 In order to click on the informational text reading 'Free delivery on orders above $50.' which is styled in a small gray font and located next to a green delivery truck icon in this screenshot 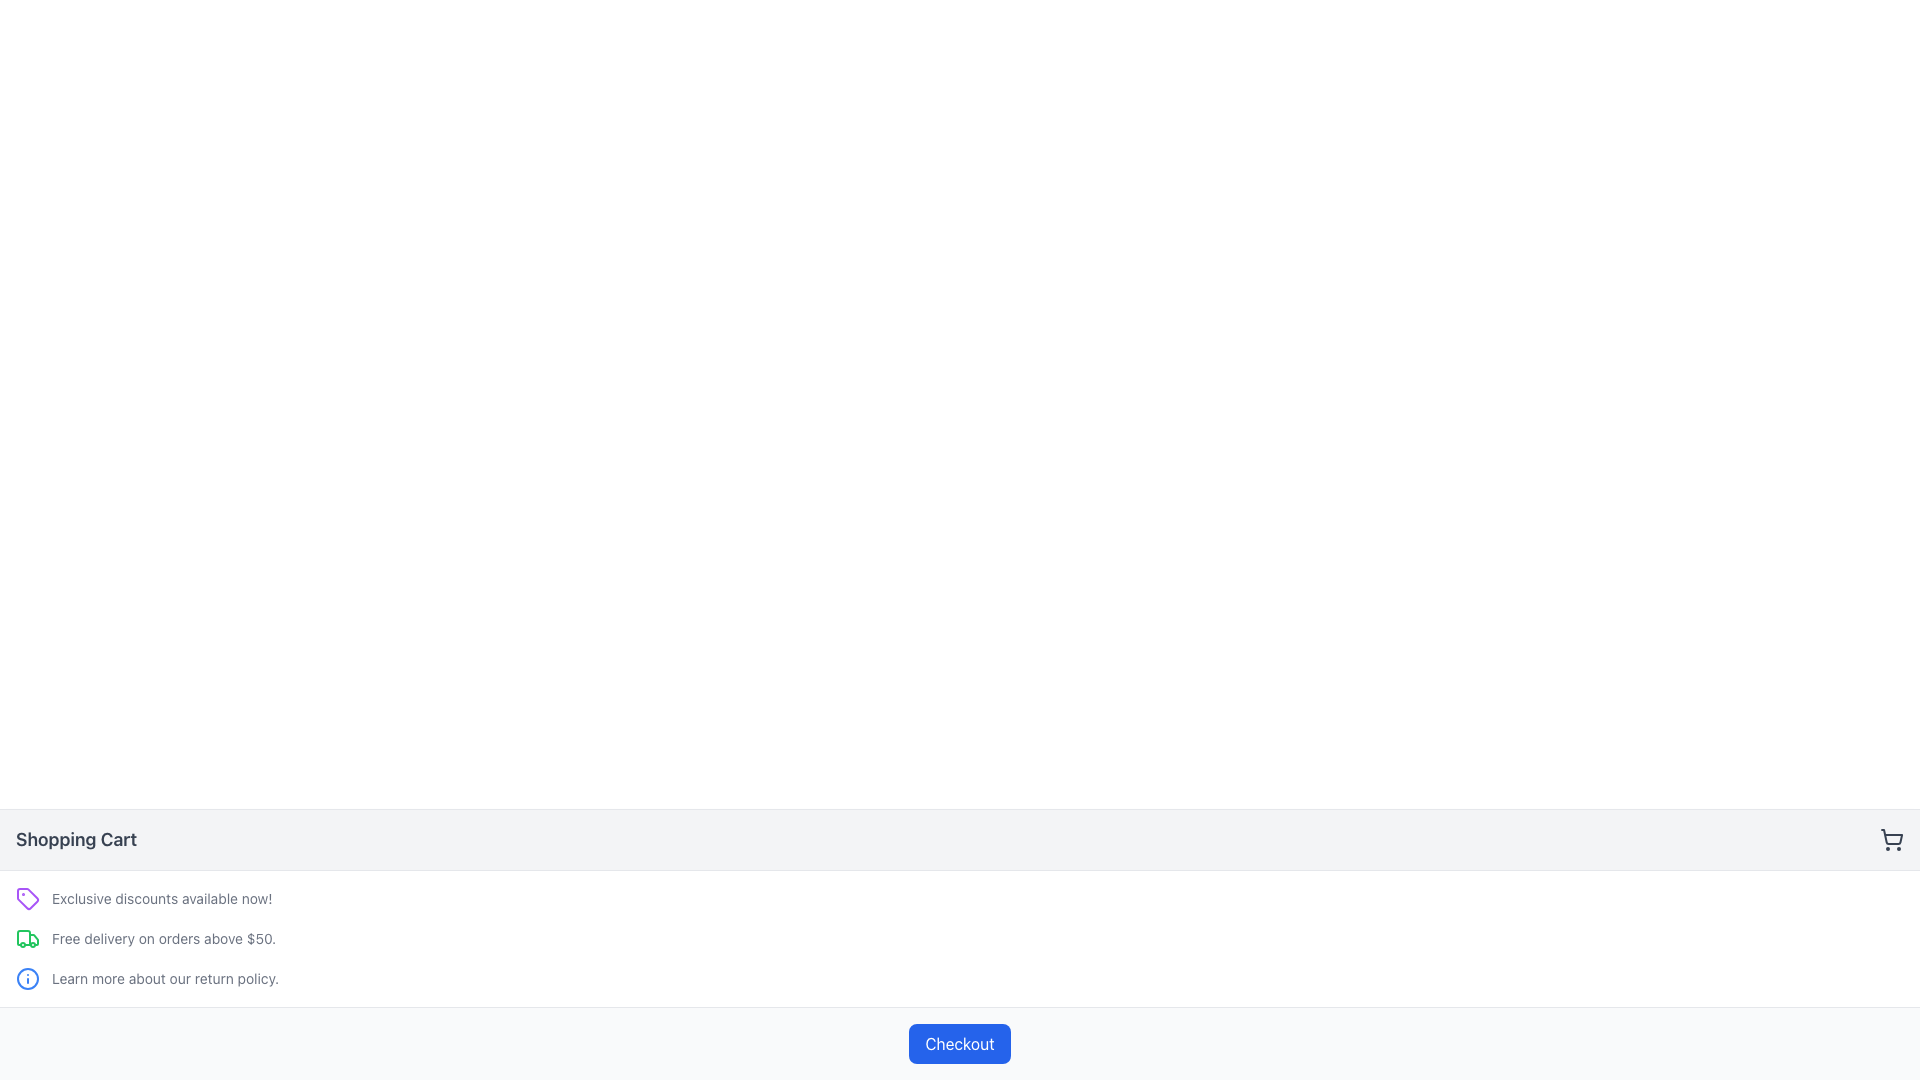, I will do `click(163, 938)`.